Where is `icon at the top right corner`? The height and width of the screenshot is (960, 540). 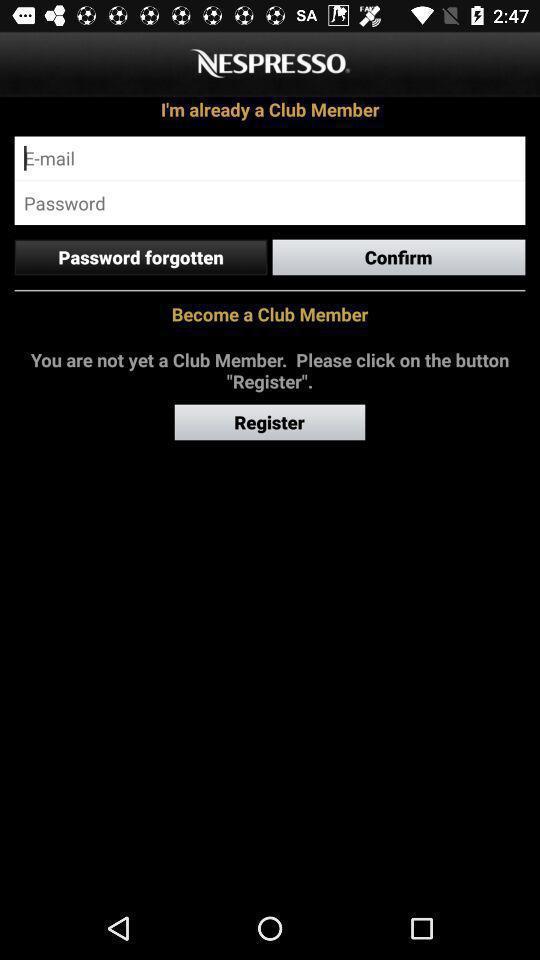 icon at the top right corner is located at coordinates (399, 256).